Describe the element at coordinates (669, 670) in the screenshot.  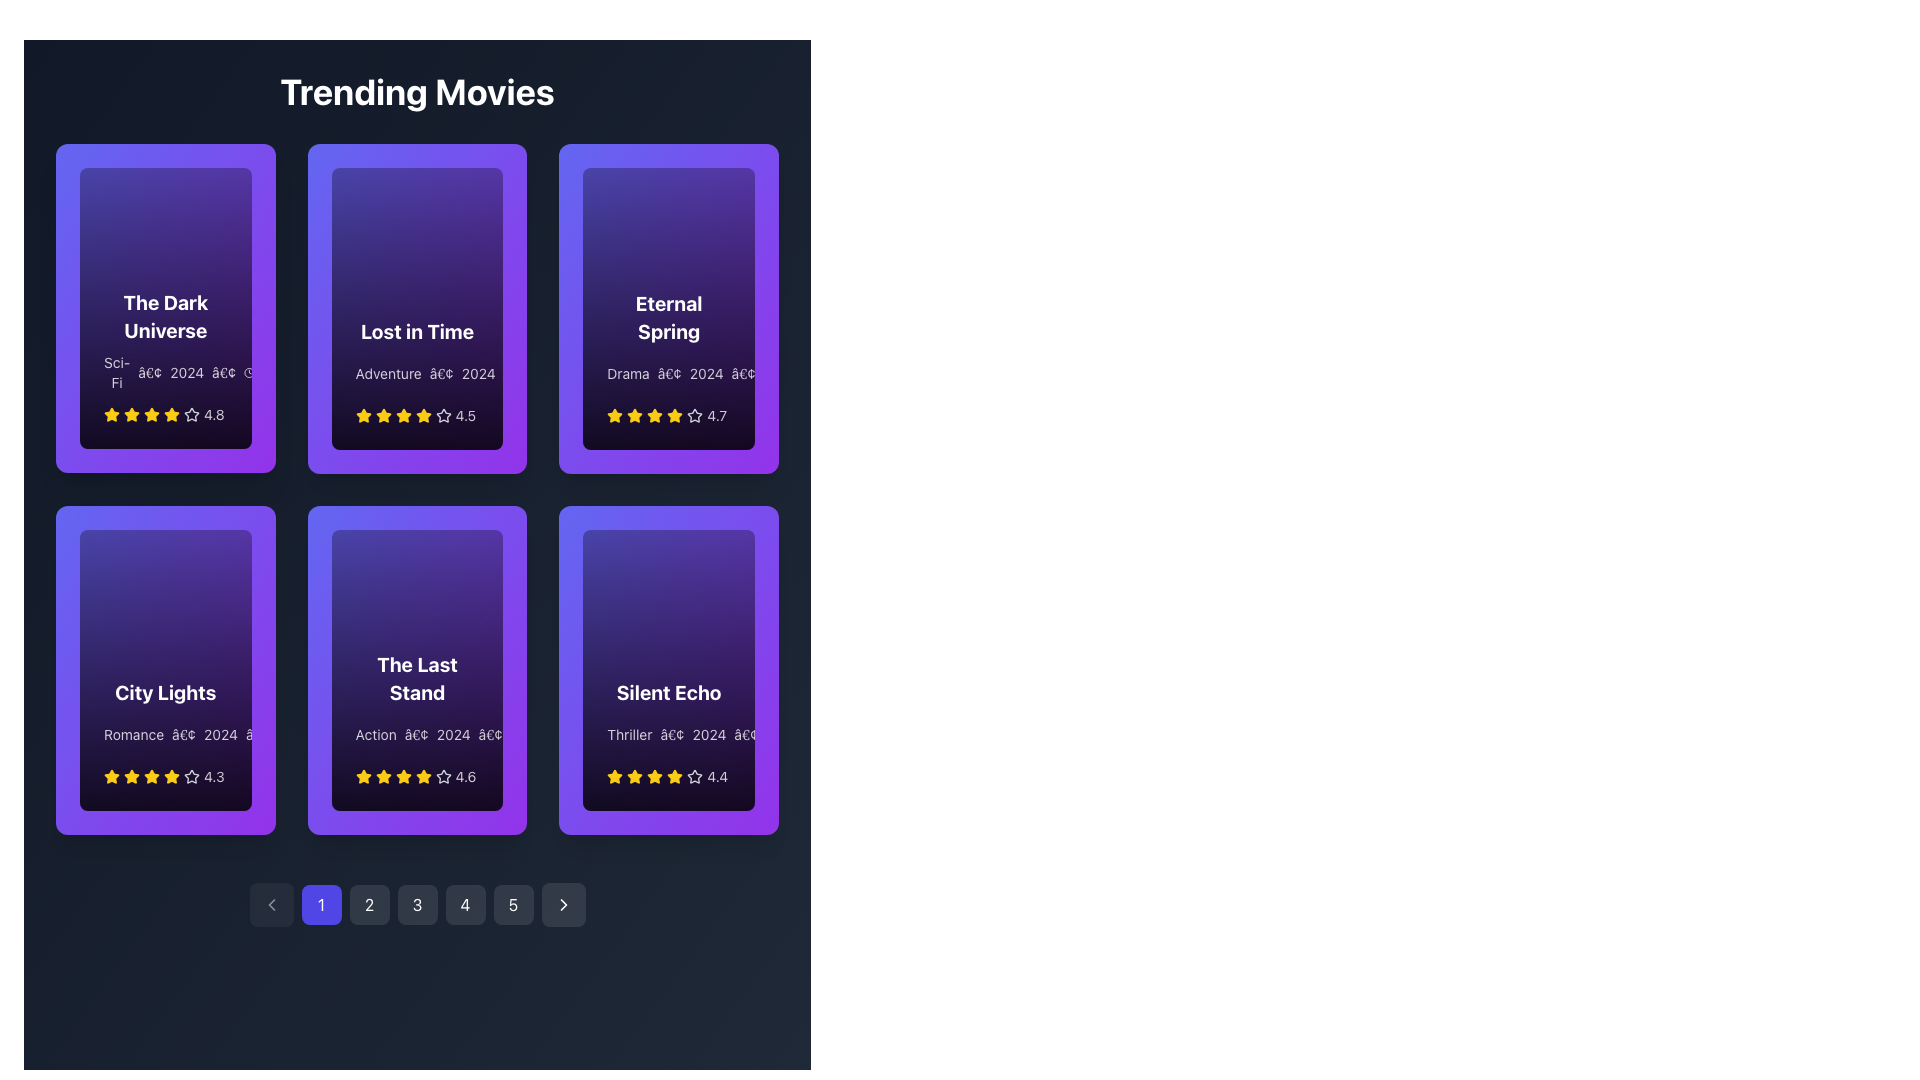
I see `the Card component displaying 'Silent Echo' with a gradient background, located at the bottom-right of the 'Trending Movies' grid` at that location.